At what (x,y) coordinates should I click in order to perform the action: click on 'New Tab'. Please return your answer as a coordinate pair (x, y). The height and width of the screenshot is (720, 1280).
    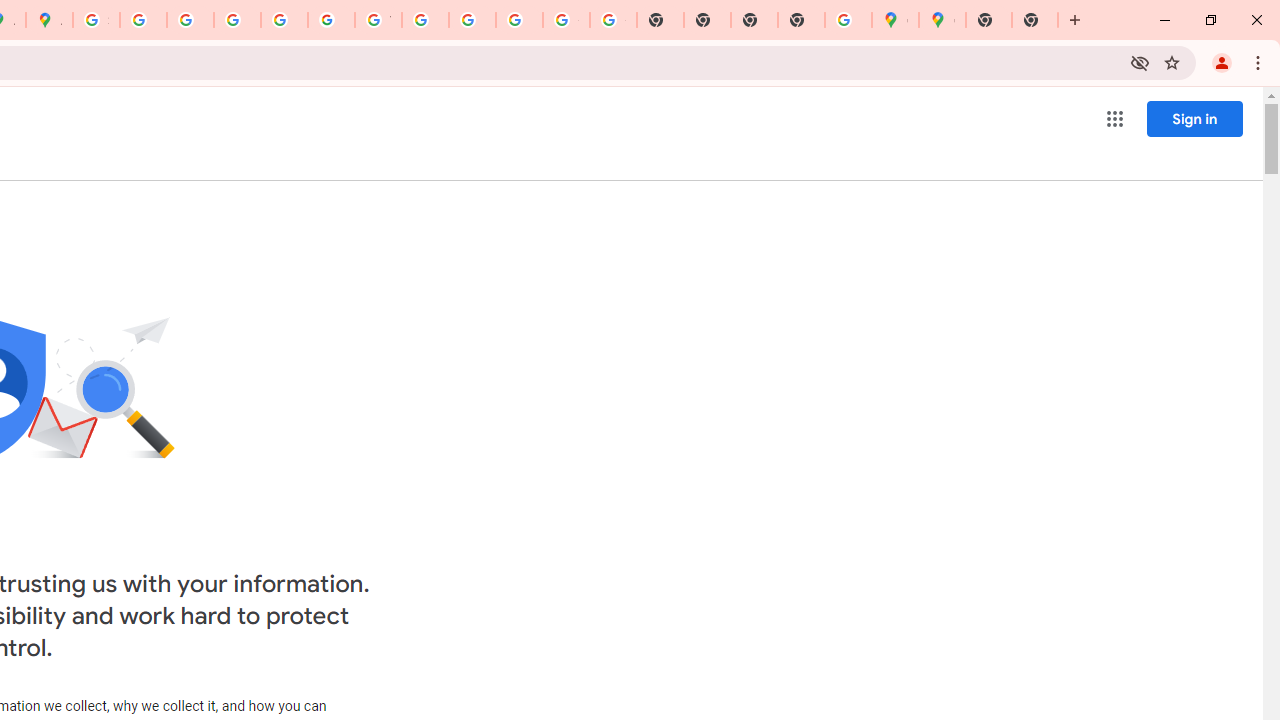
    Looking at the image, I should click on (1035, 20).